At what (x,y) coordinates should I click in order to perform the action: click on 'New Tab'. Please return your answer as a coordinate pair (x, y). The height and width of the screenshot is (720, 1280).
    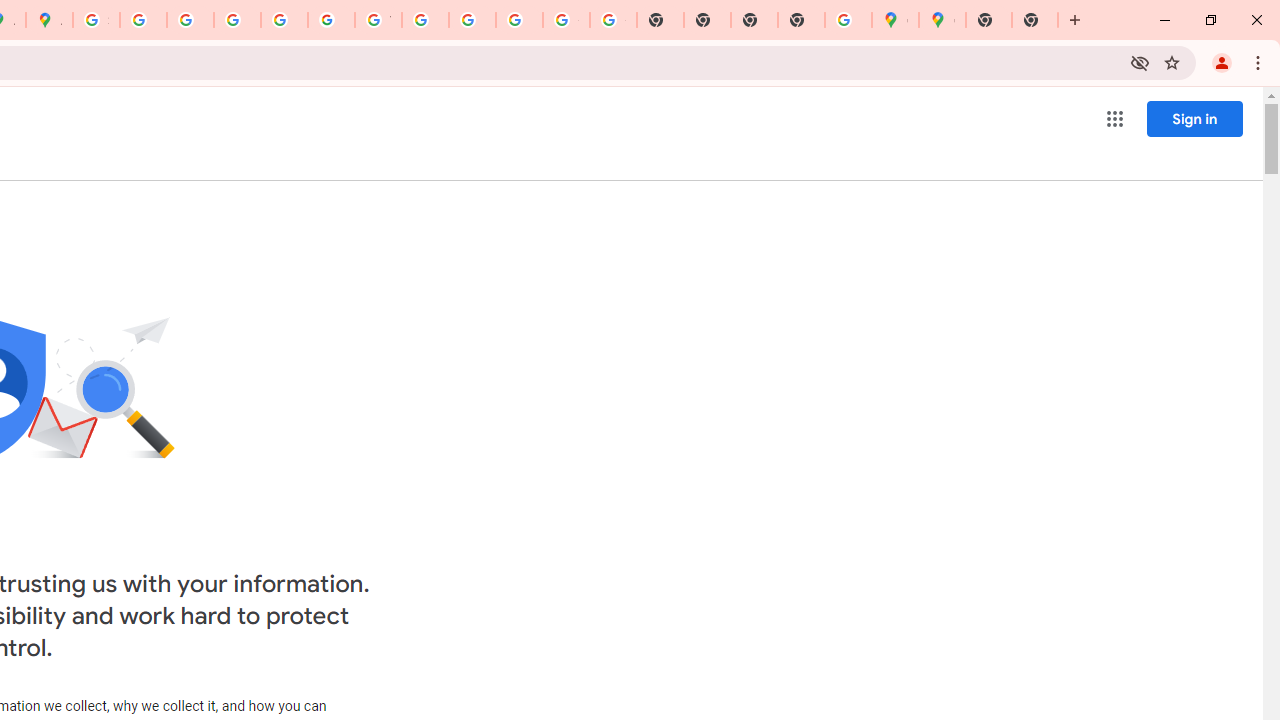
    Looking at the image, I should click on (1035, 20).